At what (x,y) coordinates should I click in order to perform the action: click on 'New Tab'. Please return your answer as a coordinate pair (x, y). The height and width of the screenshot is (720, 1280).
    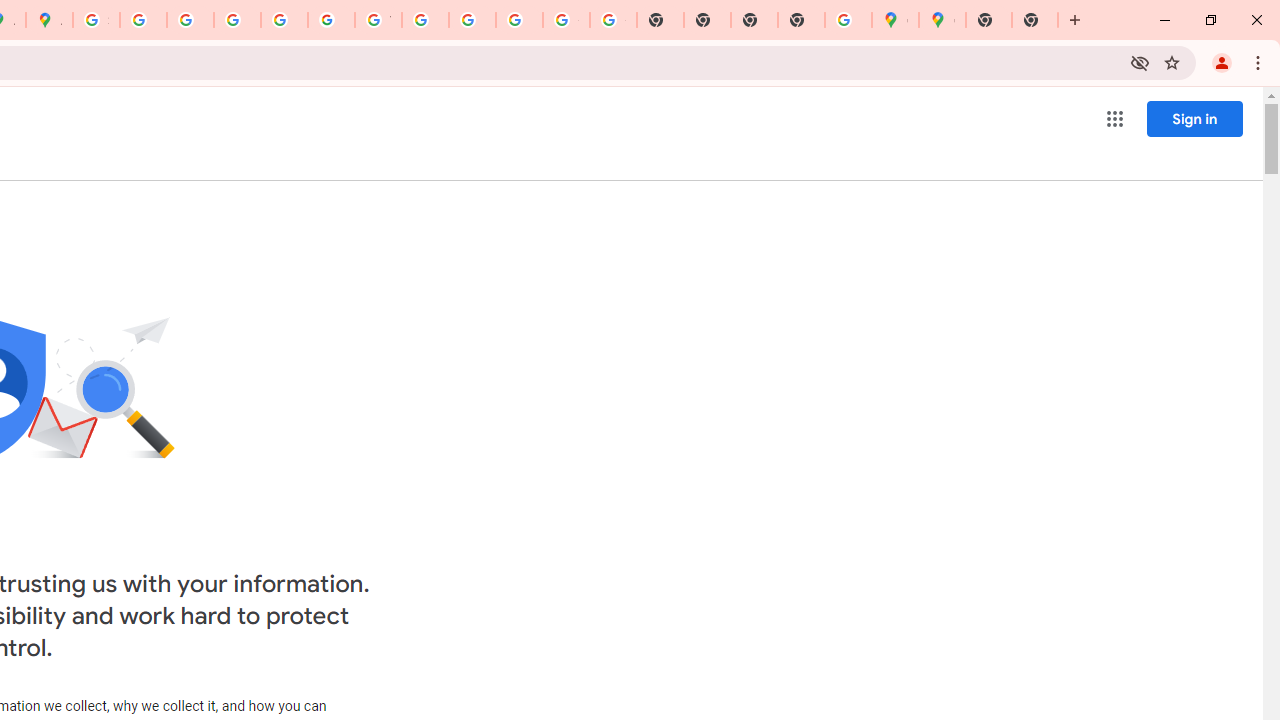
    Looking at the image, I should click on (1035, 20).